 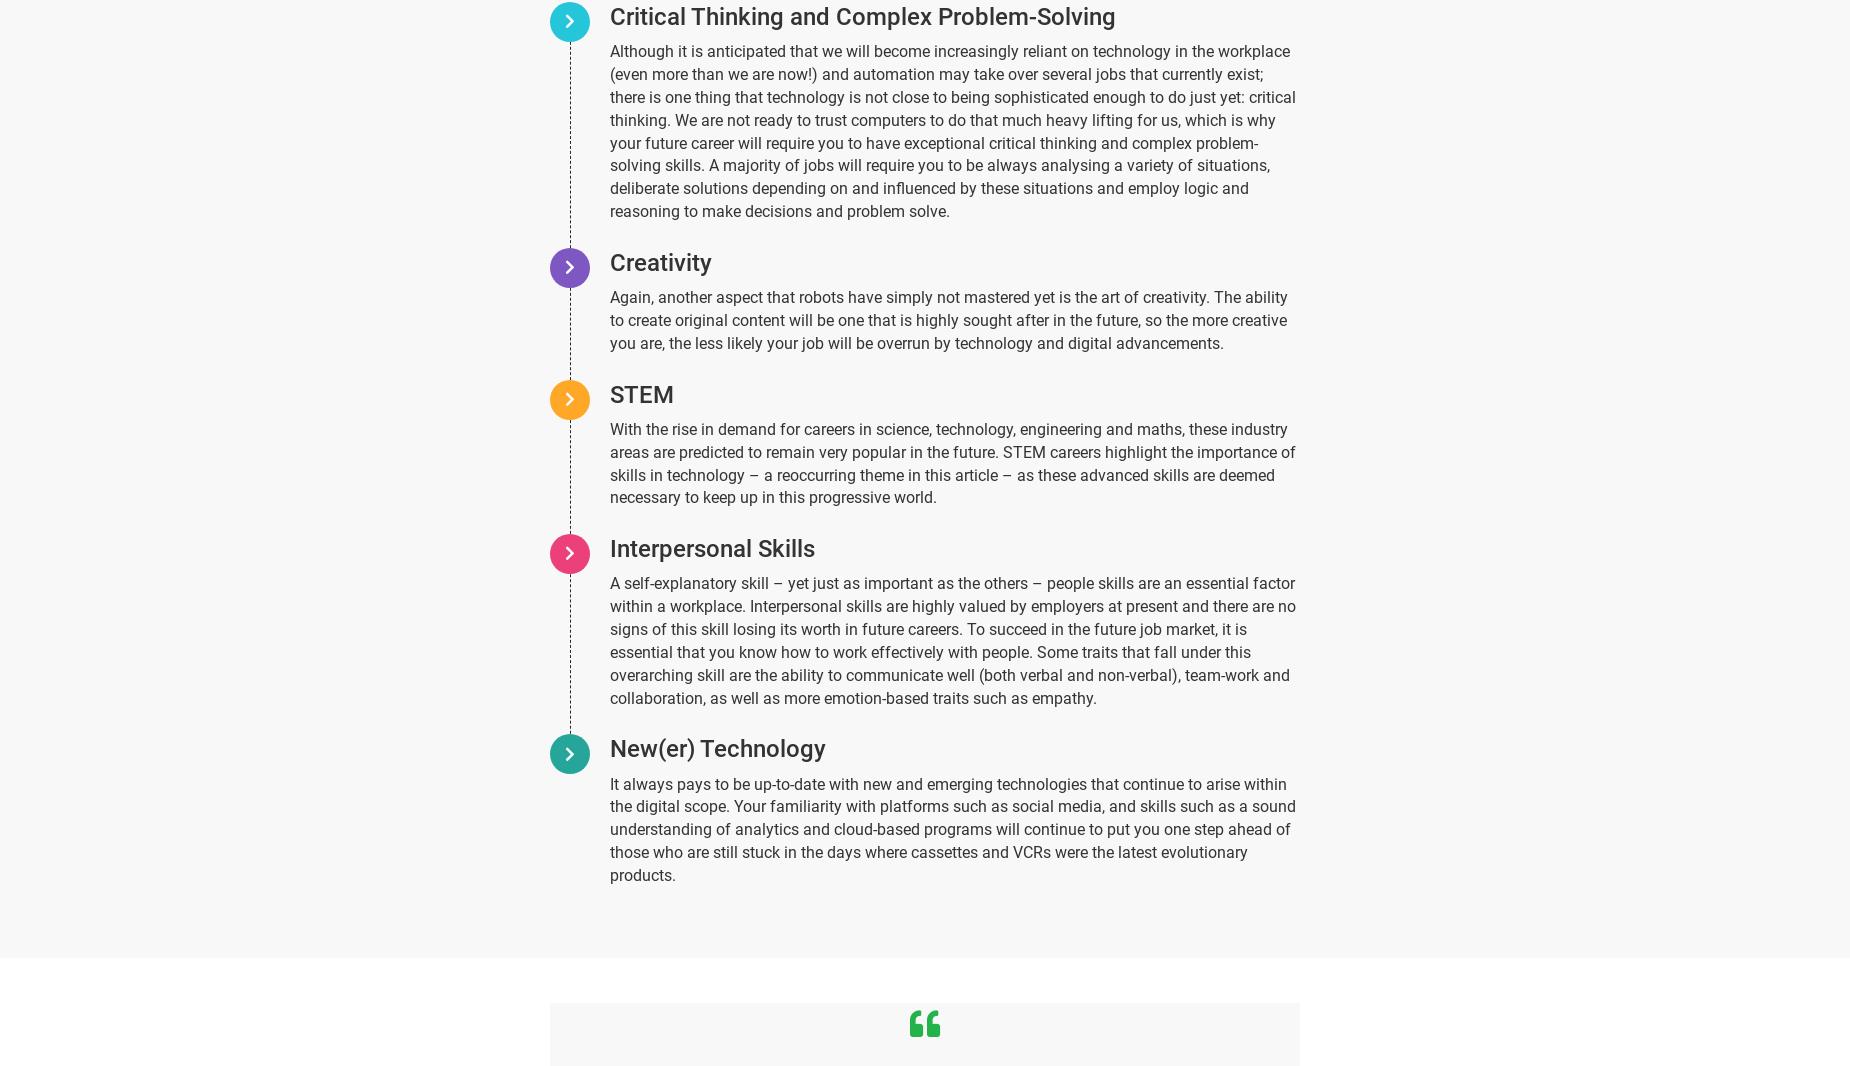 What do you see at coordinates (951, 130) in the screenshot?
I see `'Although it is anticipated that we will become increasingly reliant on technology in the workplace (even more than we are now!) and automation may take over several jobs that currently exist; there is one thing that technology is not close to being sophisticated enough to do just yet: critical thinking. We are not ready to trust computers to do that much heavy lifting for us, which is why your future career will require you to have exceptional critical thinking and complex problem-solving skills. A majority of jobs will require you to be always analysing a variety of situations, deliberate solutions depending on and influenced by these situations and employ logic and reasoning to make decisions and problem solve.'` at bounding box center [951, 130].